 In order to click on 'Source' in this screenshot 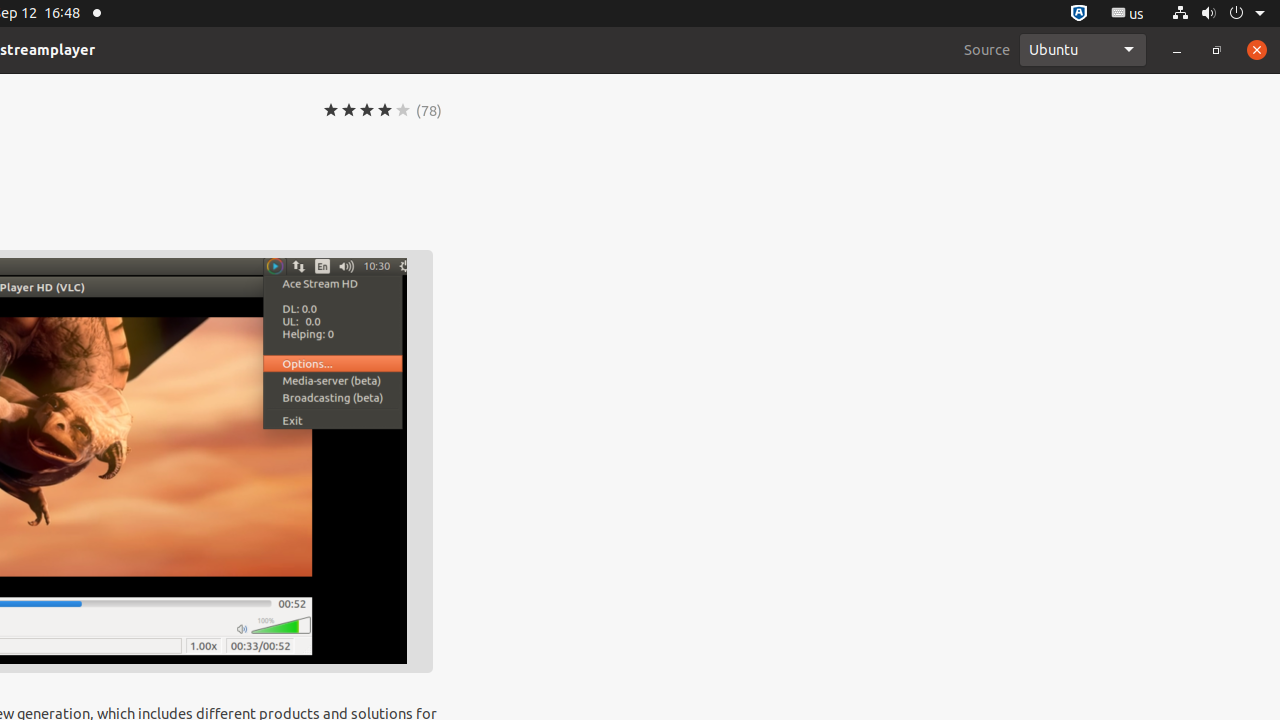, I will do `click(987, 48)`.